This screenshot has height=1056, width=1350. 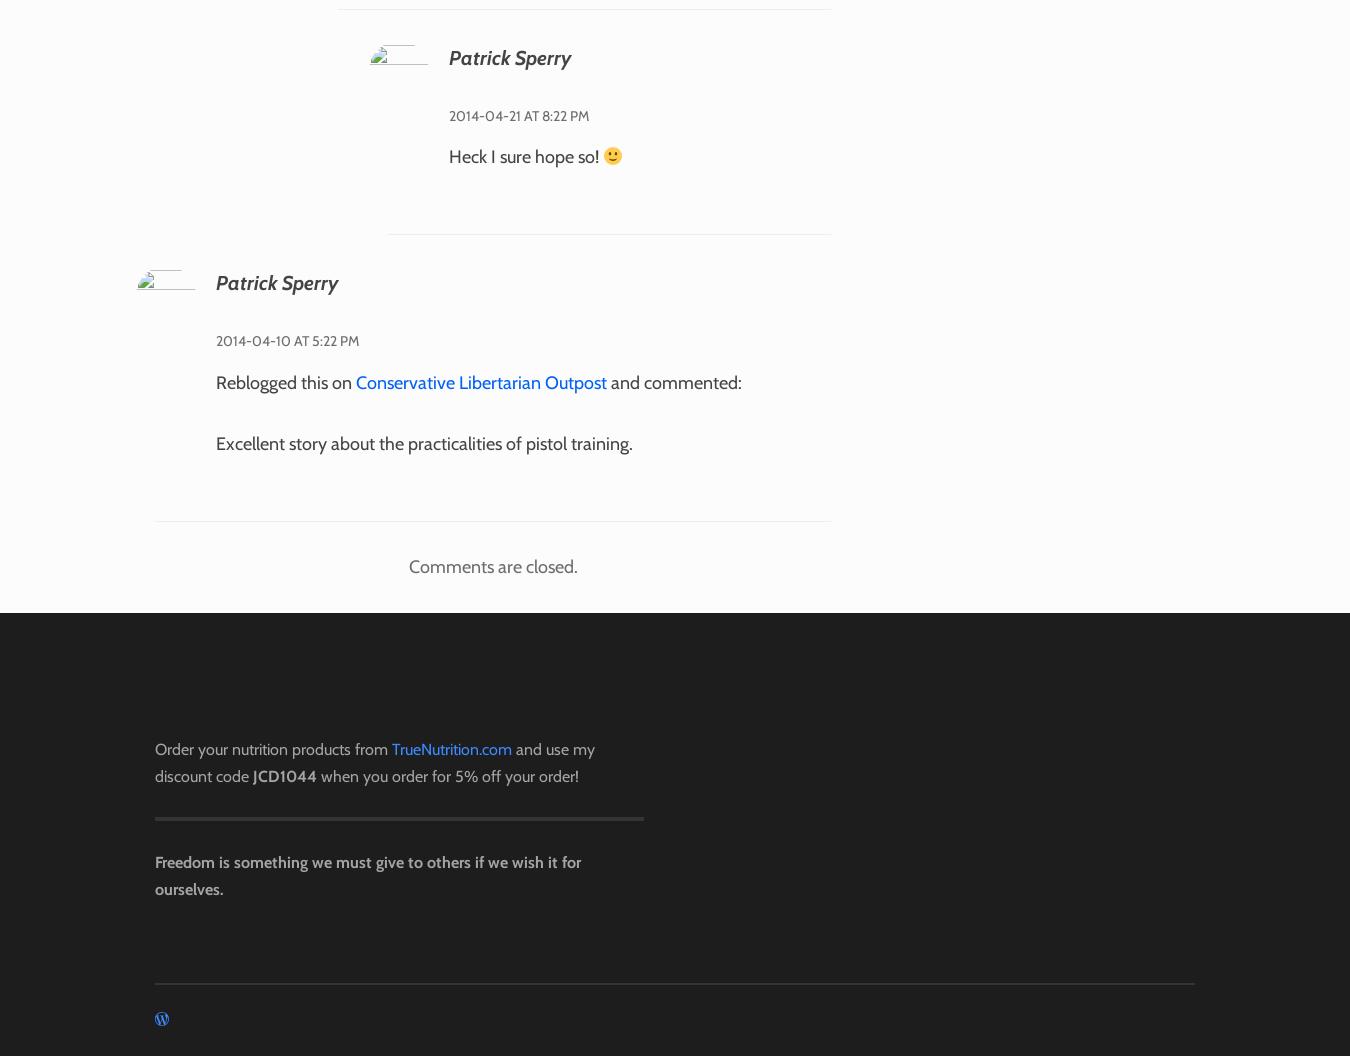 I want to click on 'Order your nutrition products from', so click(x=154, y=747).